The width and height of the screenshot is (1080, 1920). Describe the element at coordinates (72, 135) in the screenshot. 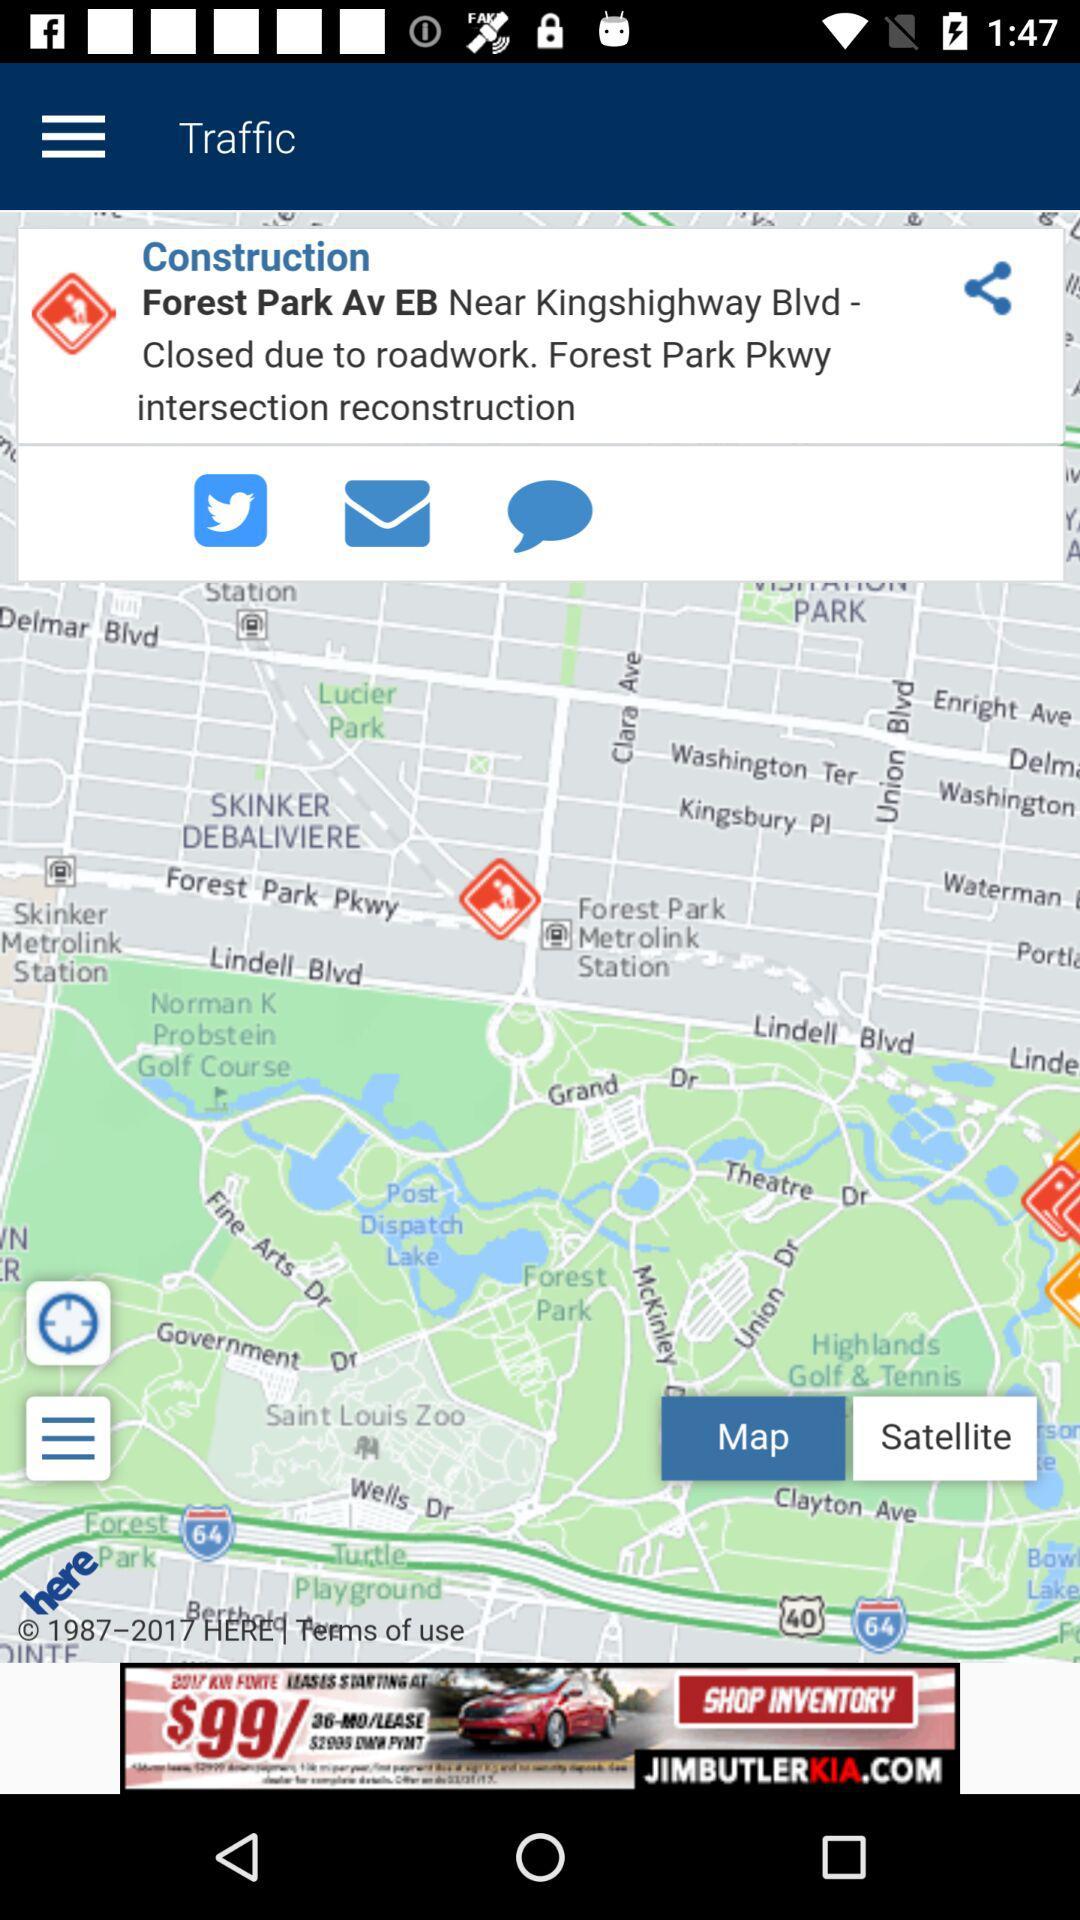

I see `menu` at that location.